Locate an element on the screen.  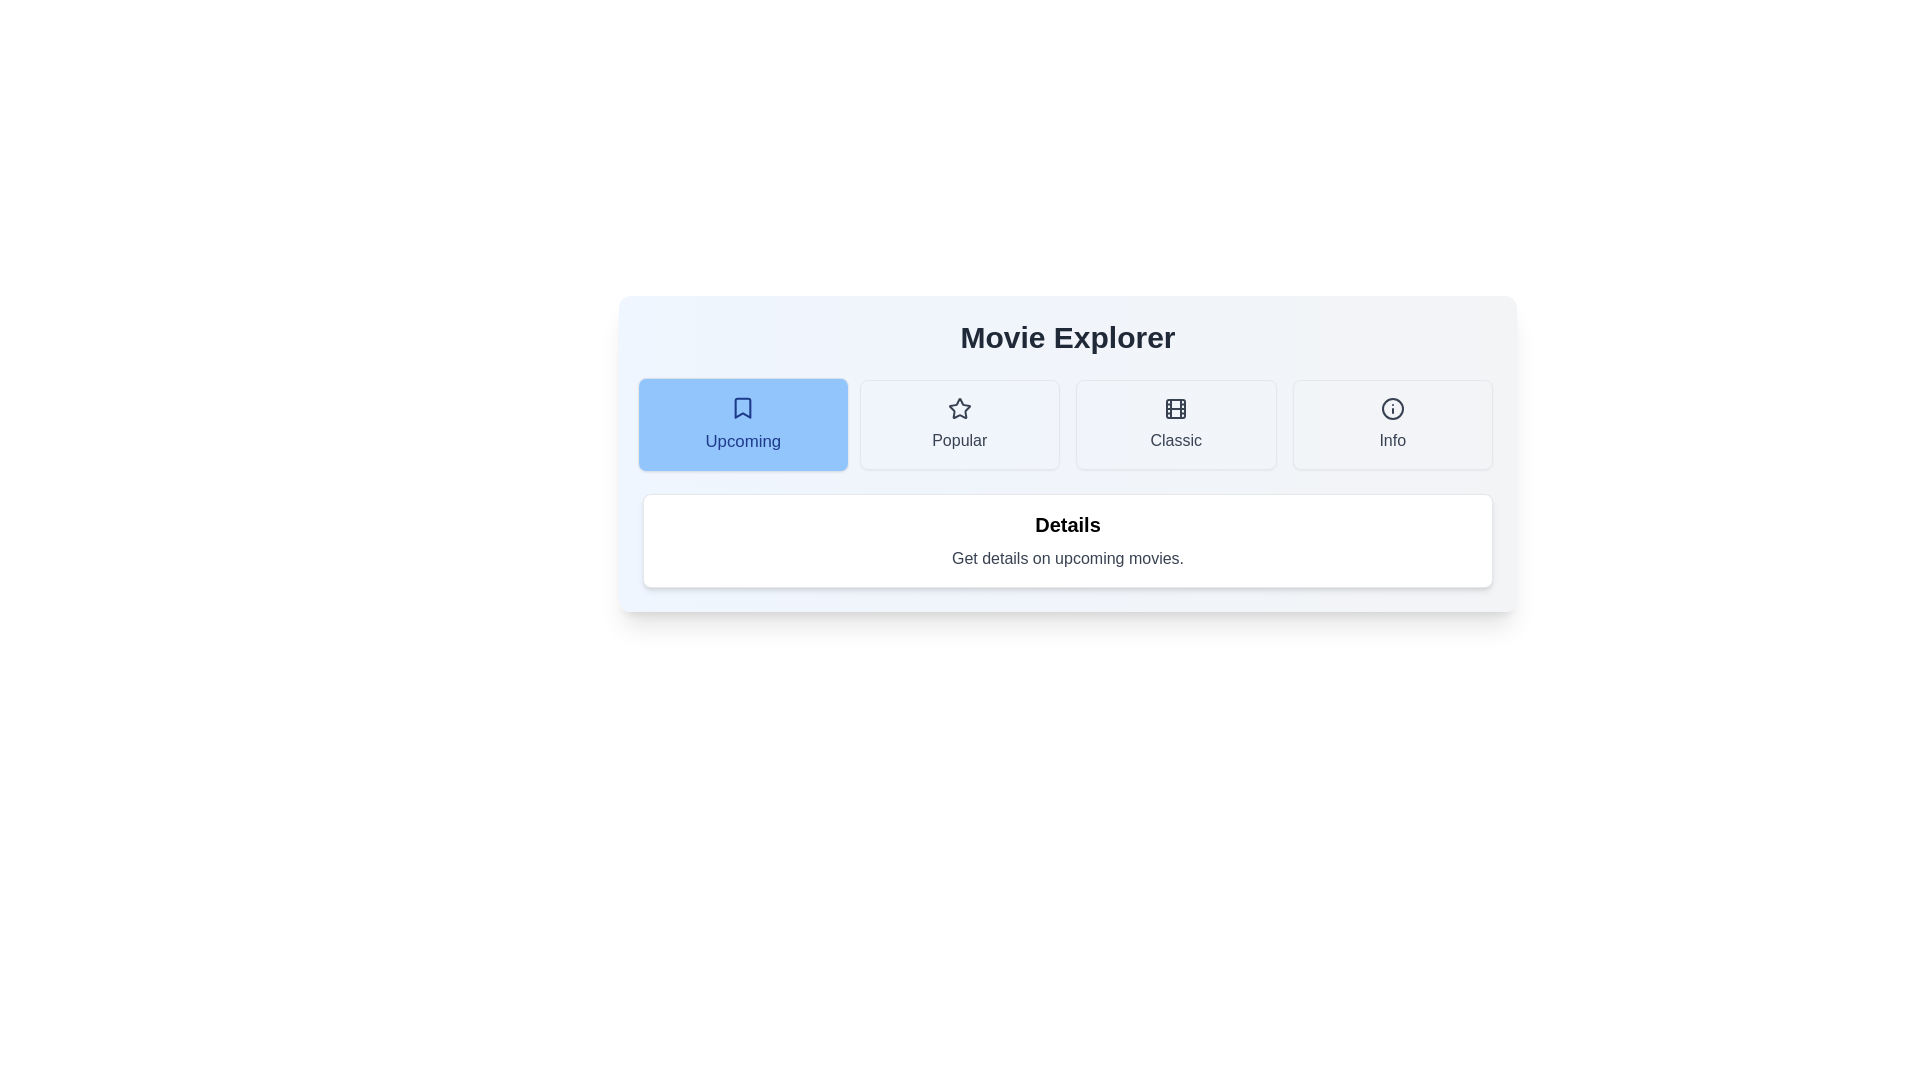
the button in the third column under the 'Movie Explorer' section is located at coordinates (1176, 423).